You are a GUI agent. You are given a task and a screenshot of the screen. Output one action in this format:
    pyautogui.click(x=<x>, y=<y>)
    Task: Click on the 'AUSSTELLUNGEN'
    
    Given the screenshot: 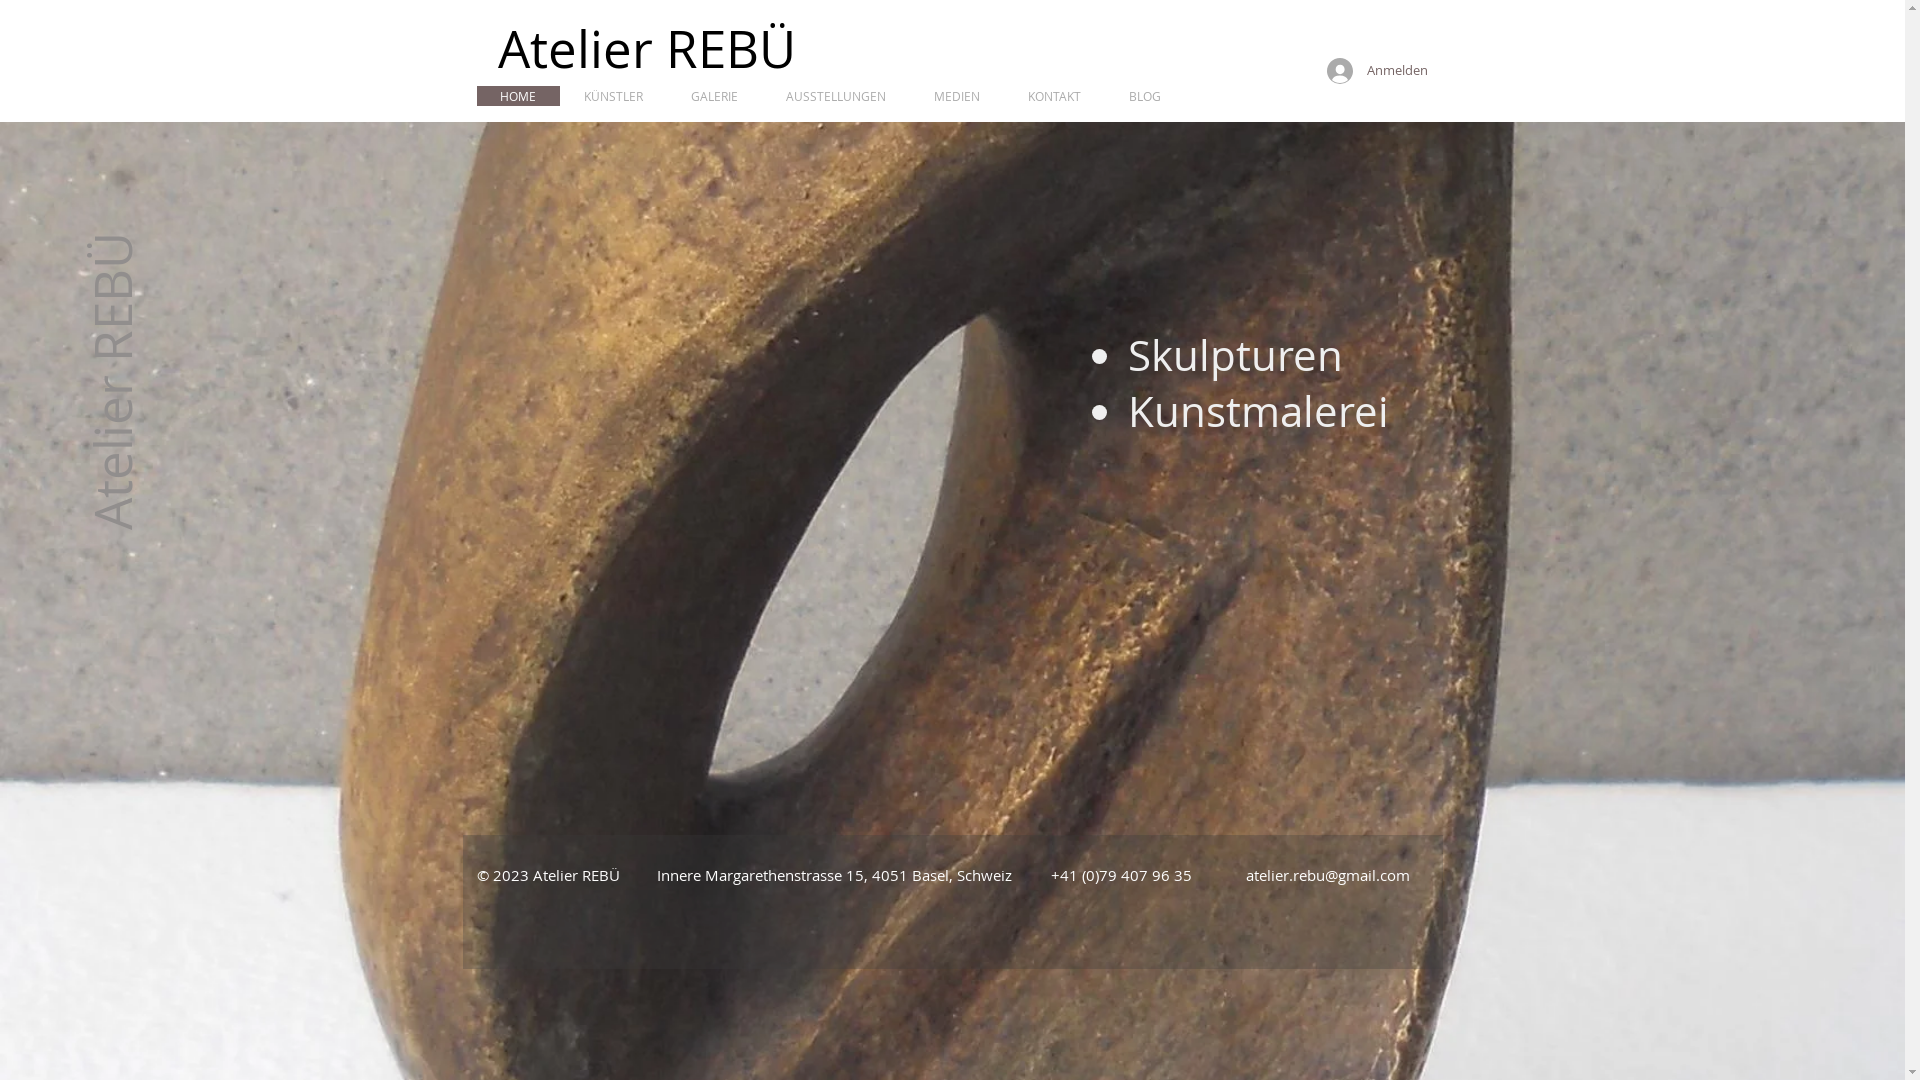 What is the action you would take?
    pyautogui.click(x=770, y=97)
    